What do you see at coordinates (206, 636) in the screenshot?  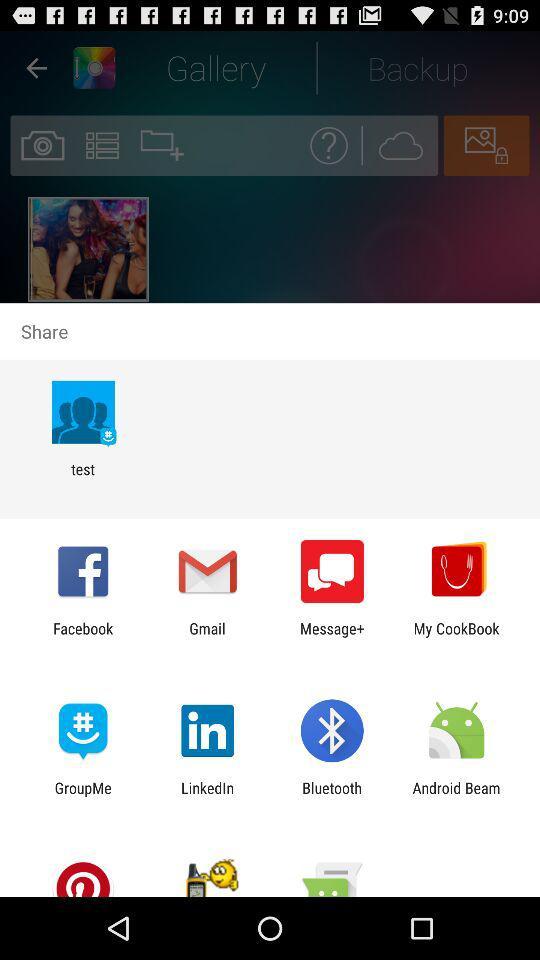 I see `gmail icon` at bounding box center [206, 636].